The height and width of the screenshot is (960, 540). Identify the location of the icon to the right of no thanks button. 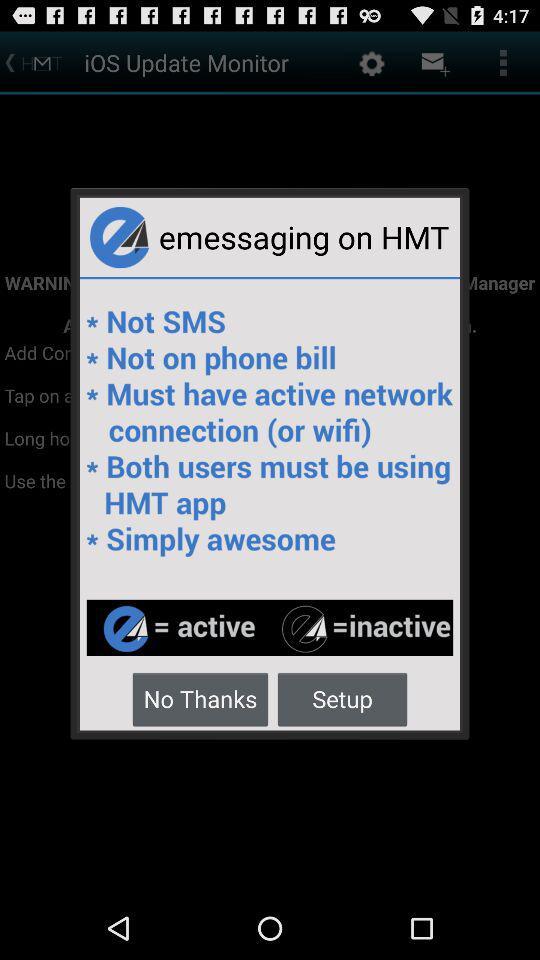
(341, 698).